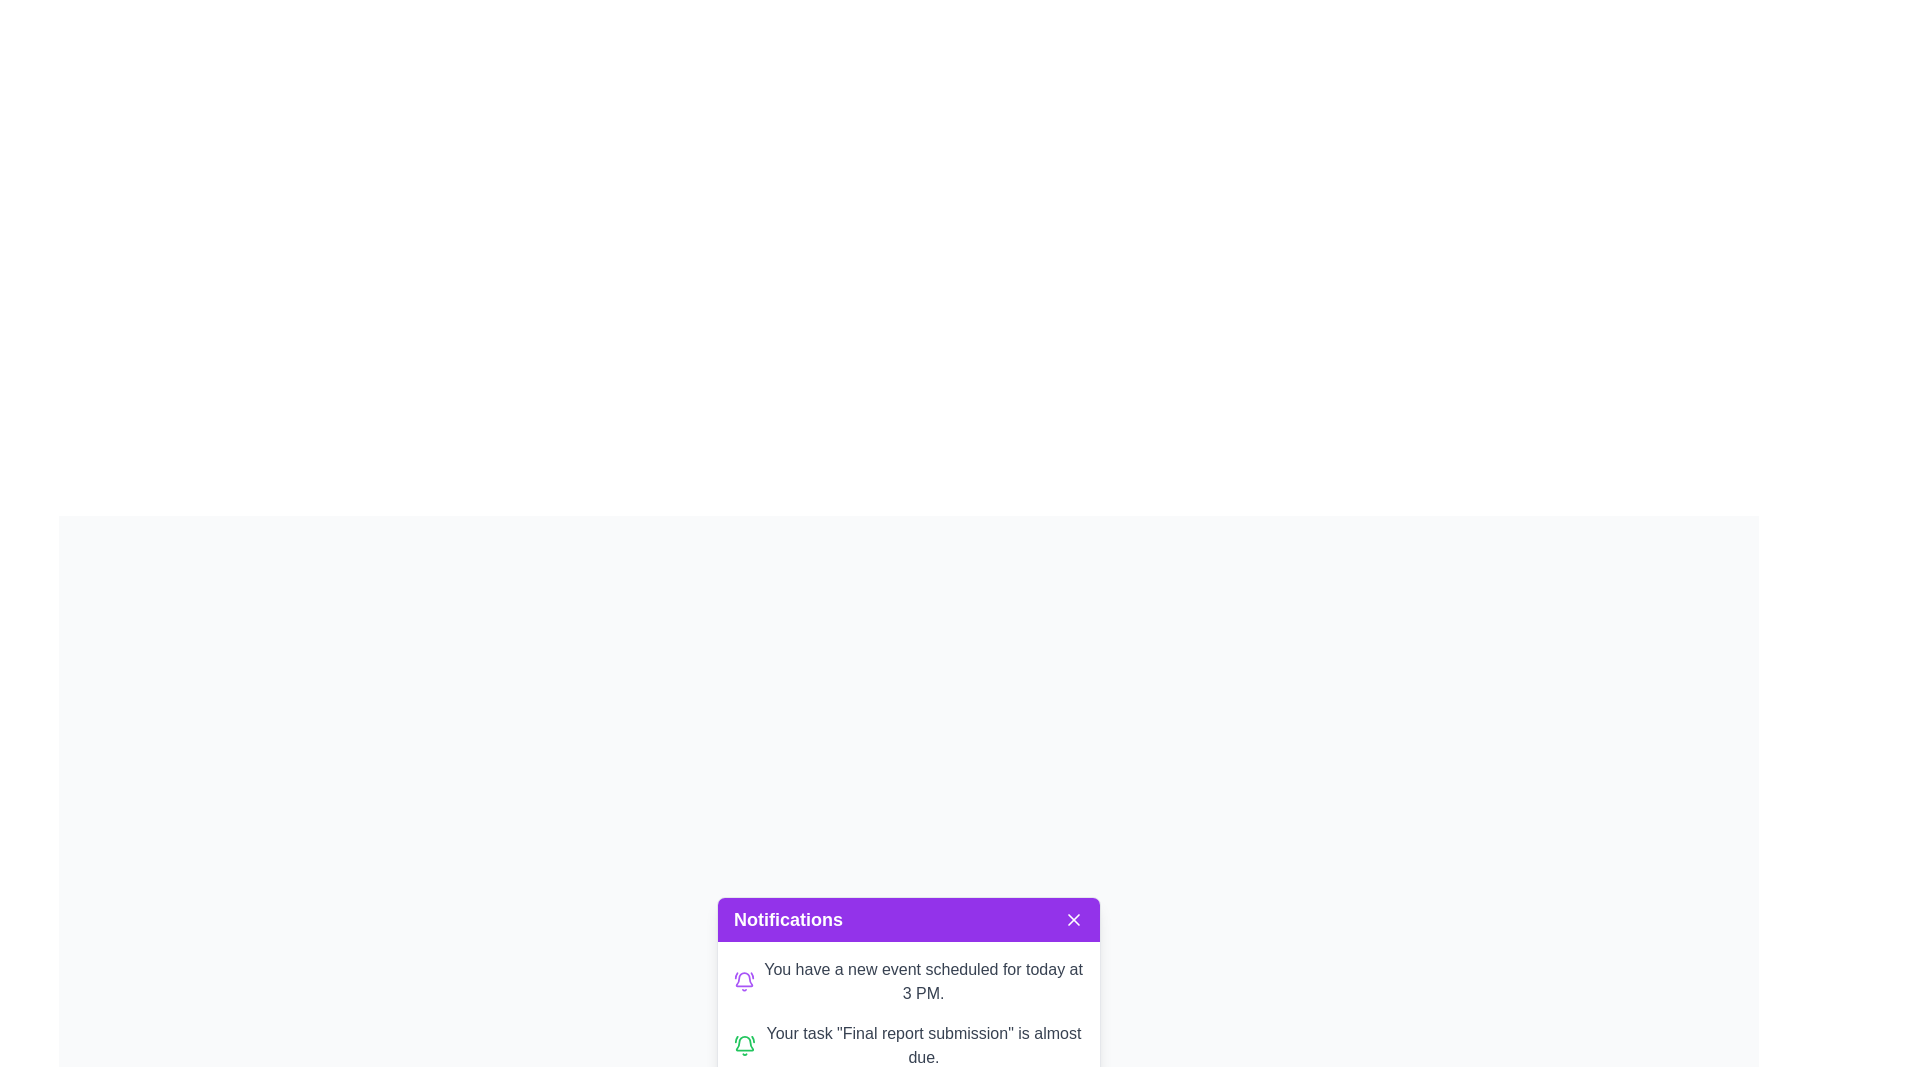  I want to click on the Text label that serves as a title or heading for the notifications, located in the top-left of the header section of the notification card, so click(787, 919).